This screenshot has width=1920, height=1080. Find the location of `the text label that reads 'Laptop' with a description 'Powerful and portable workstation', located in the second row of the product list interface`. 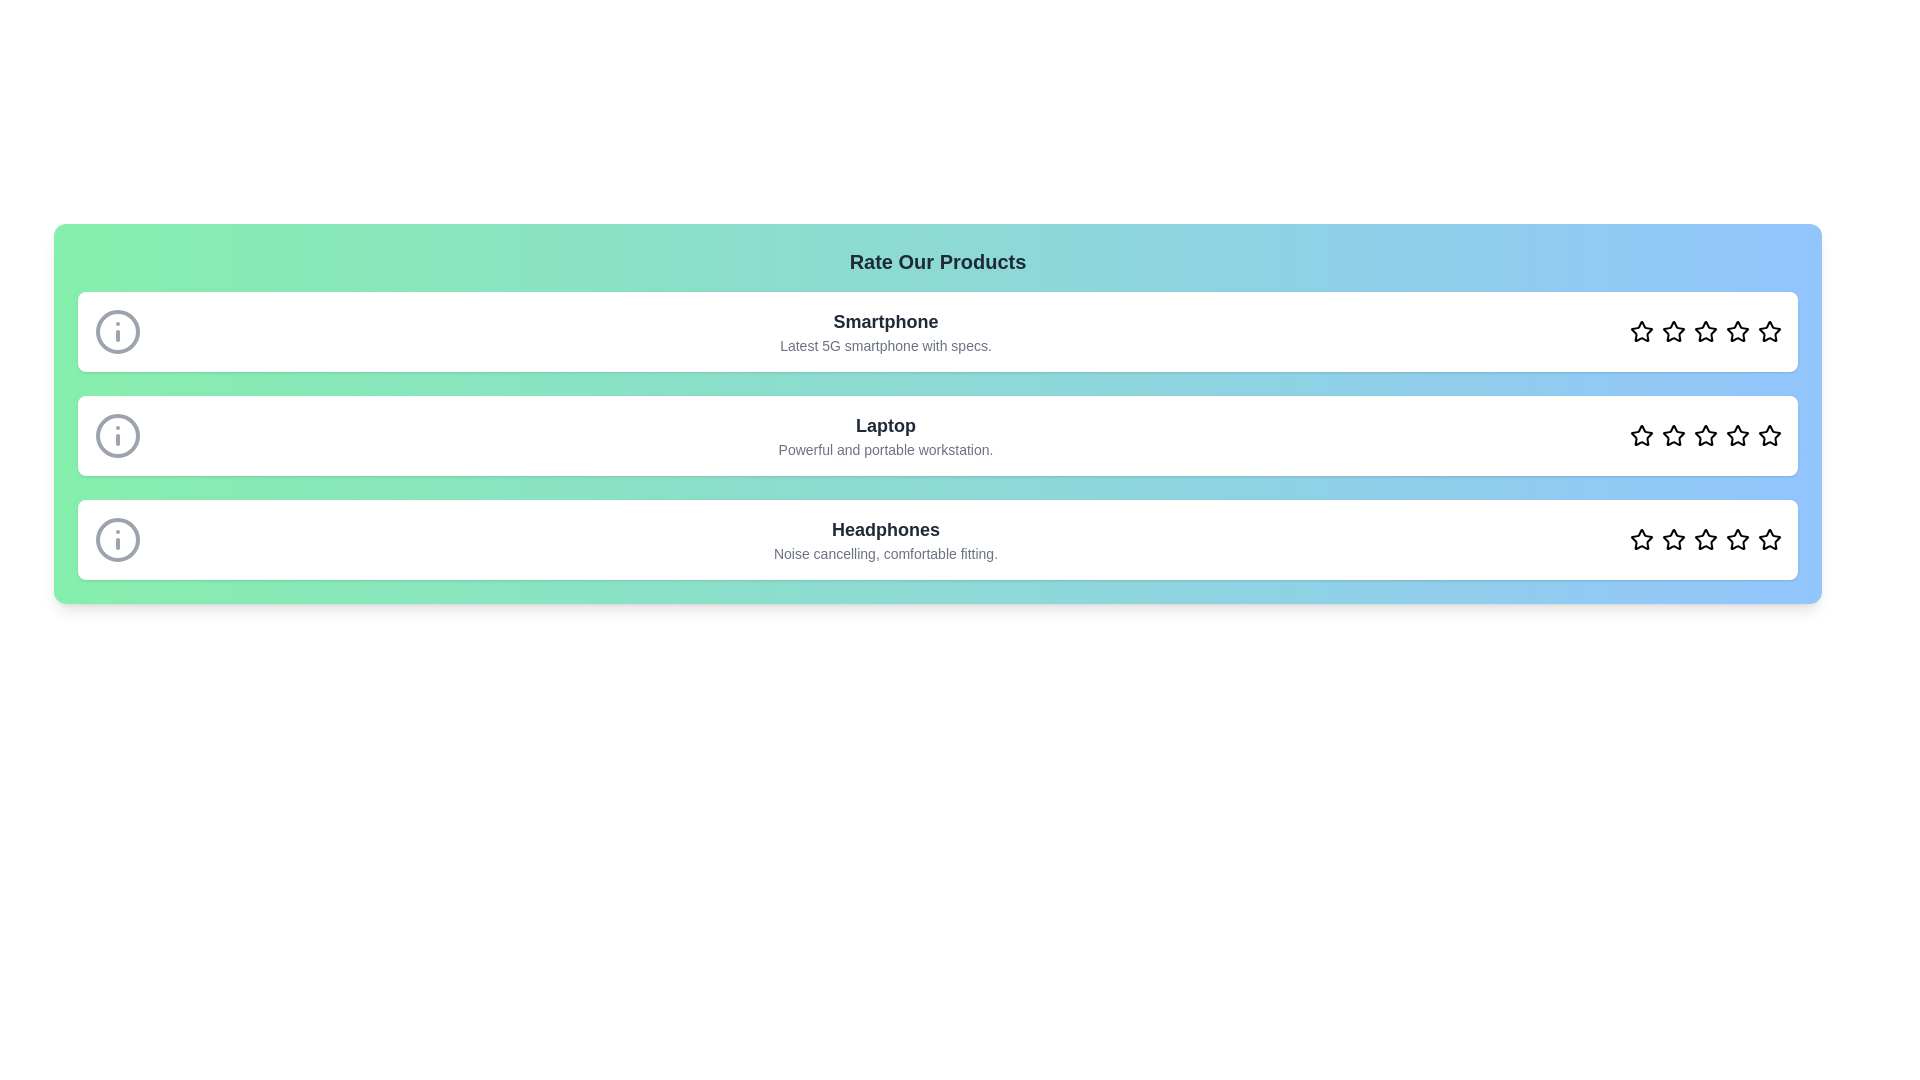

the text label that reads 'Laptop' with a description 'Powerful and portable workstation', located in the second row of the product list interface is located at coordinates (885, 434).